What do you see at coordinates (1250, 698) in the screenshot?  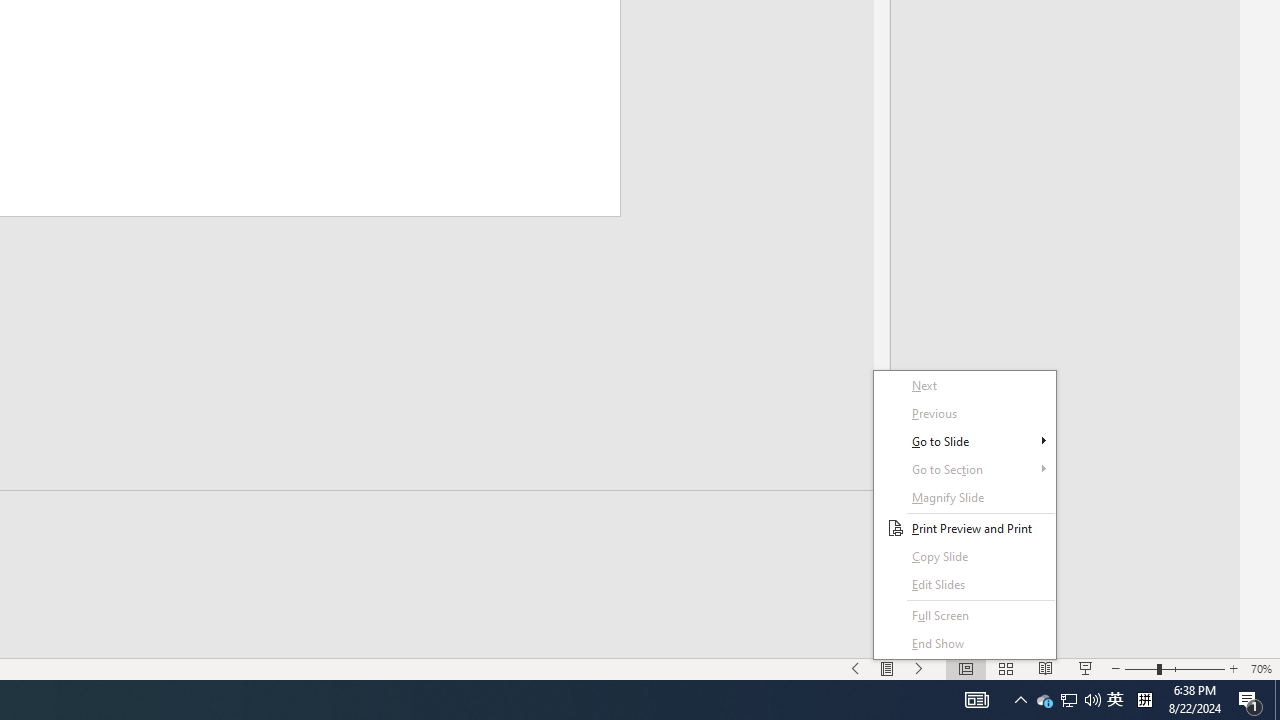 I see `'Action Center, 1 new notification'` at bounding box center [1250, 698].